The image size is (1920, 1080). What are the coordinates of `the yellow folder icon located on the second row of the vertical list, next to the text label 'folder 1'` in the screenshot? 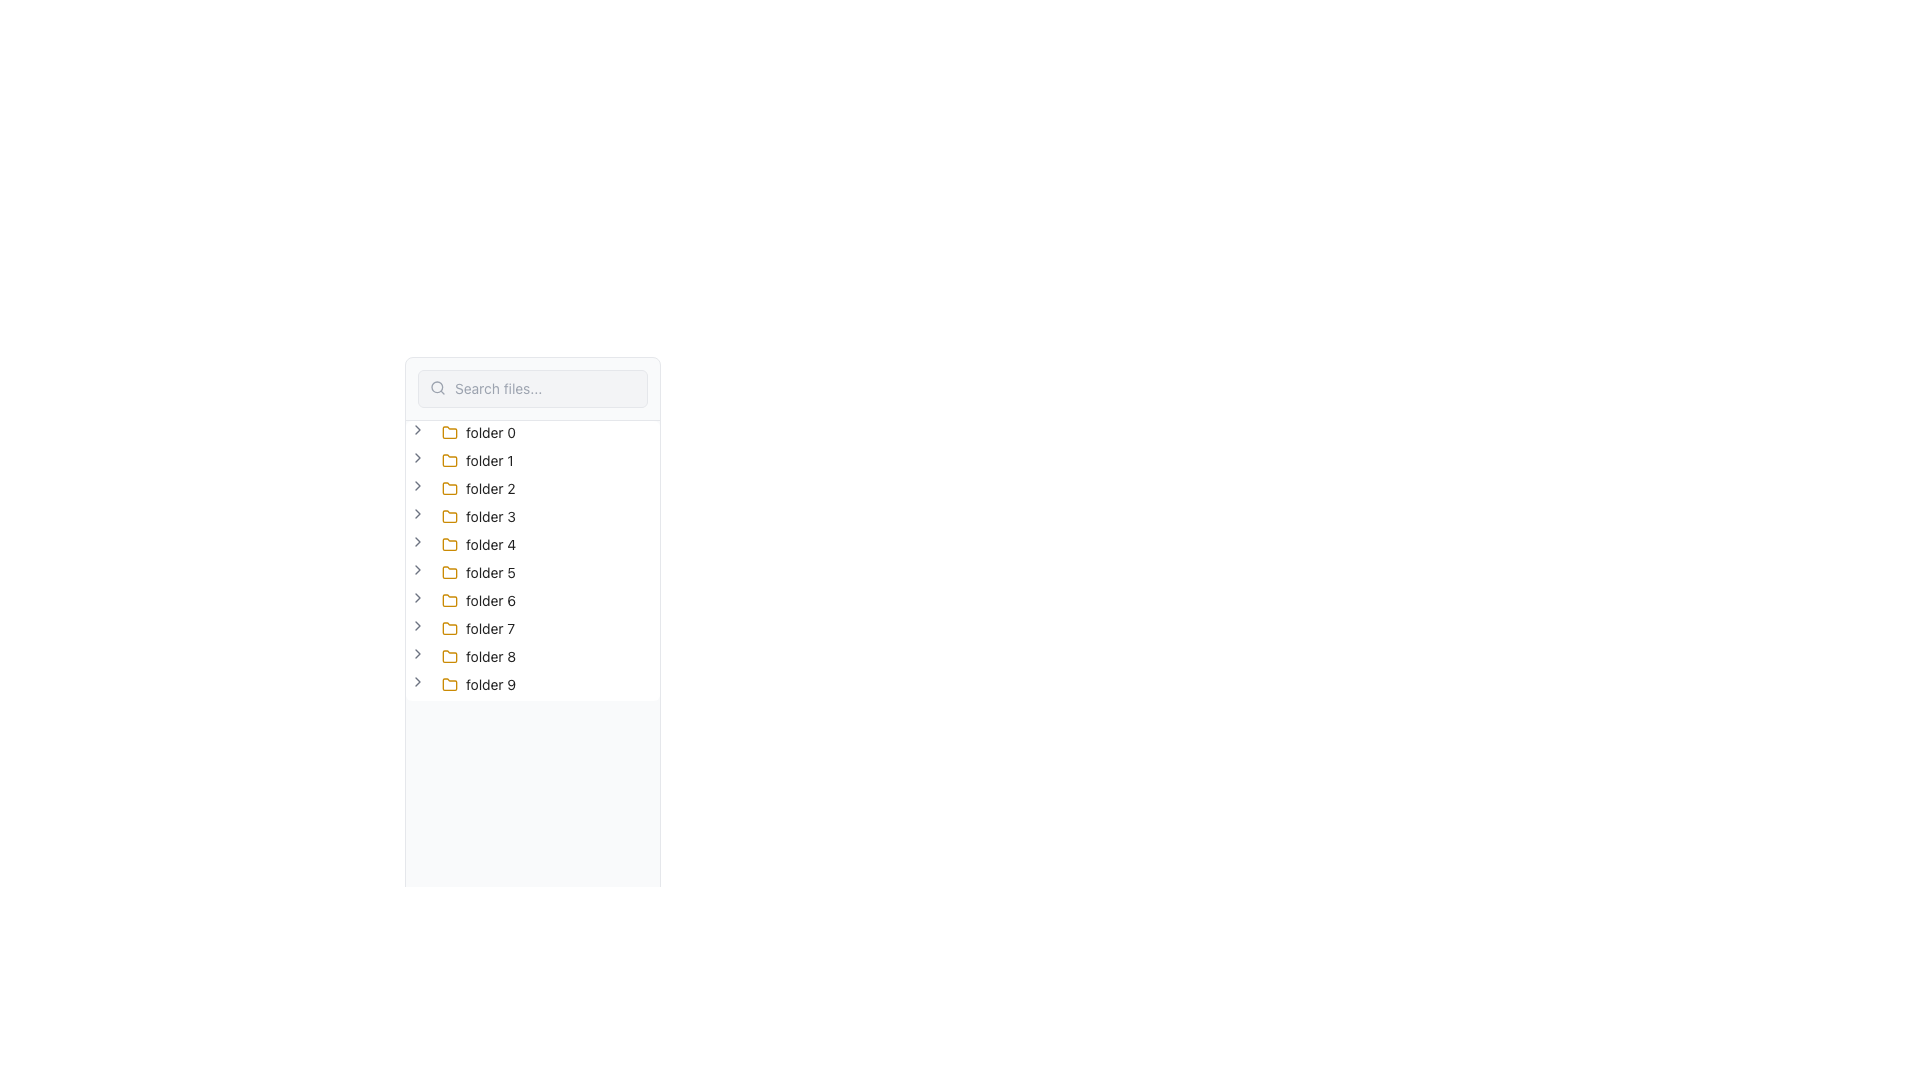 It's located at (449, 461).